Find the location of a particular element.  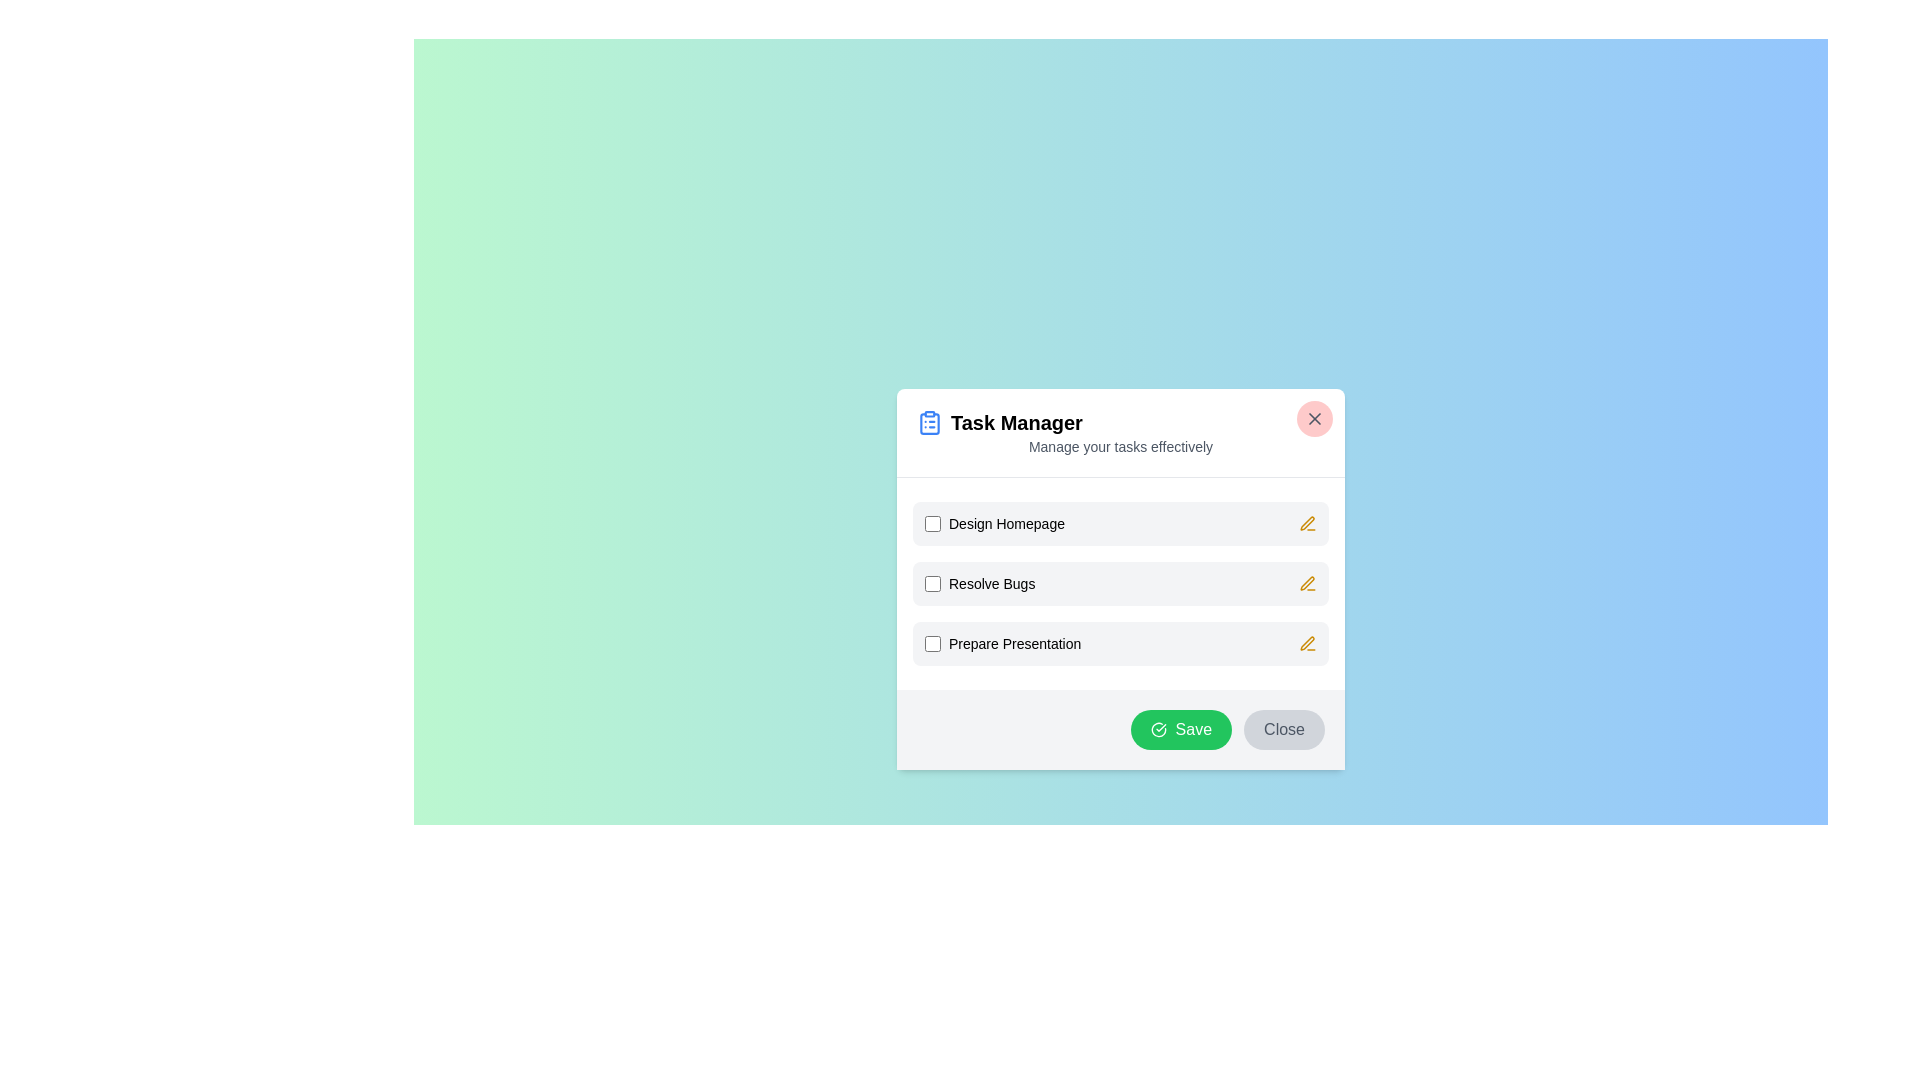

the Section Header titled 'Task Manager' which includes a blue clipboard icon and a subtitle 'Manage your tasks effectively' is located at coordinates (1121, 431).